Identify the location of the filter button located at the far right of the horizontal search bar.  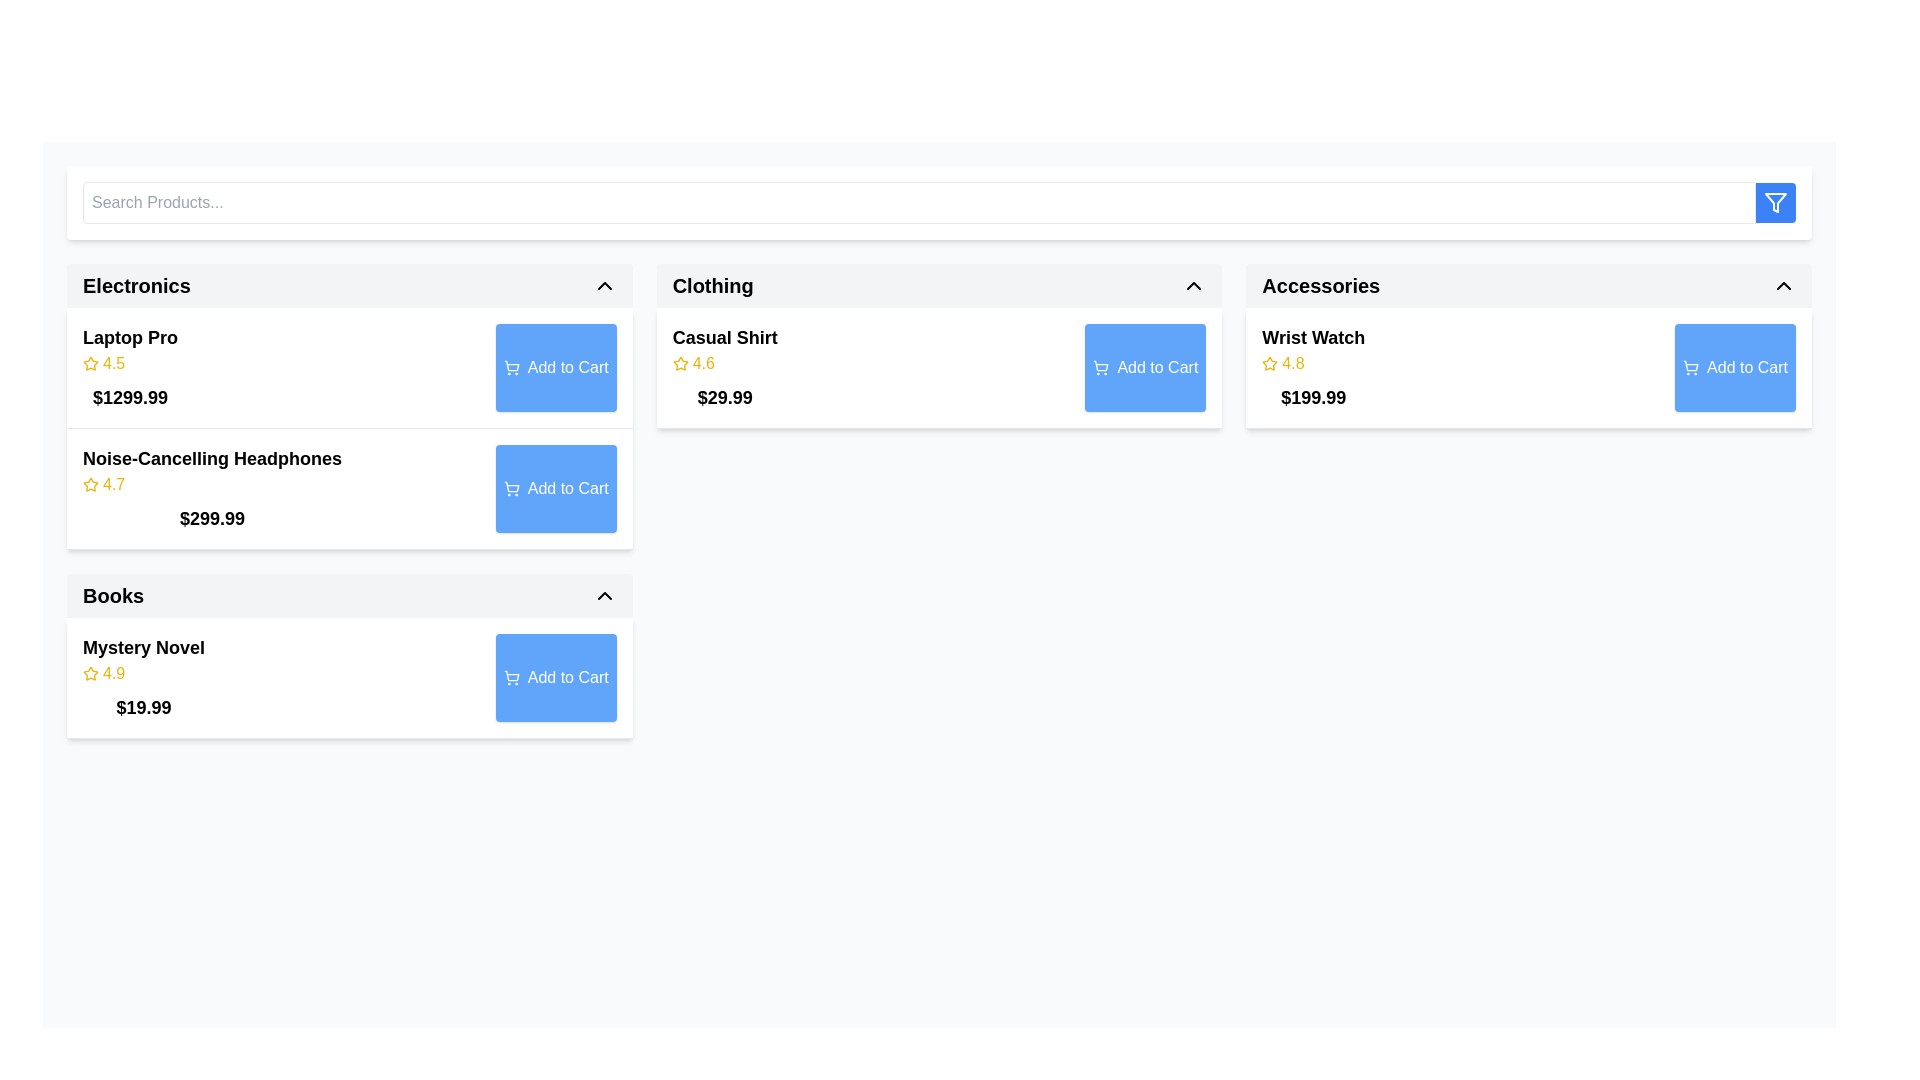
(1776, 203).